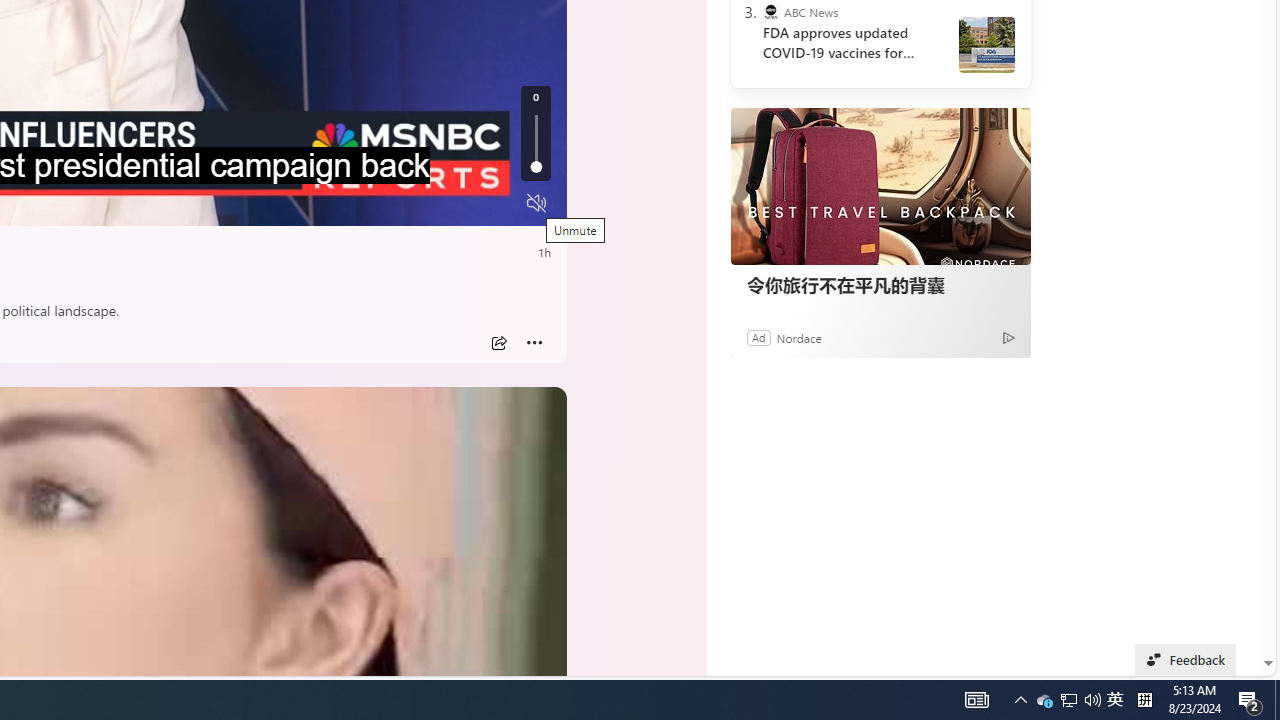  What do you see at coordinates (534, 342) in the screenshot?
I see `'Class: at-item inline-watch'` at bounding box center [534, 342].